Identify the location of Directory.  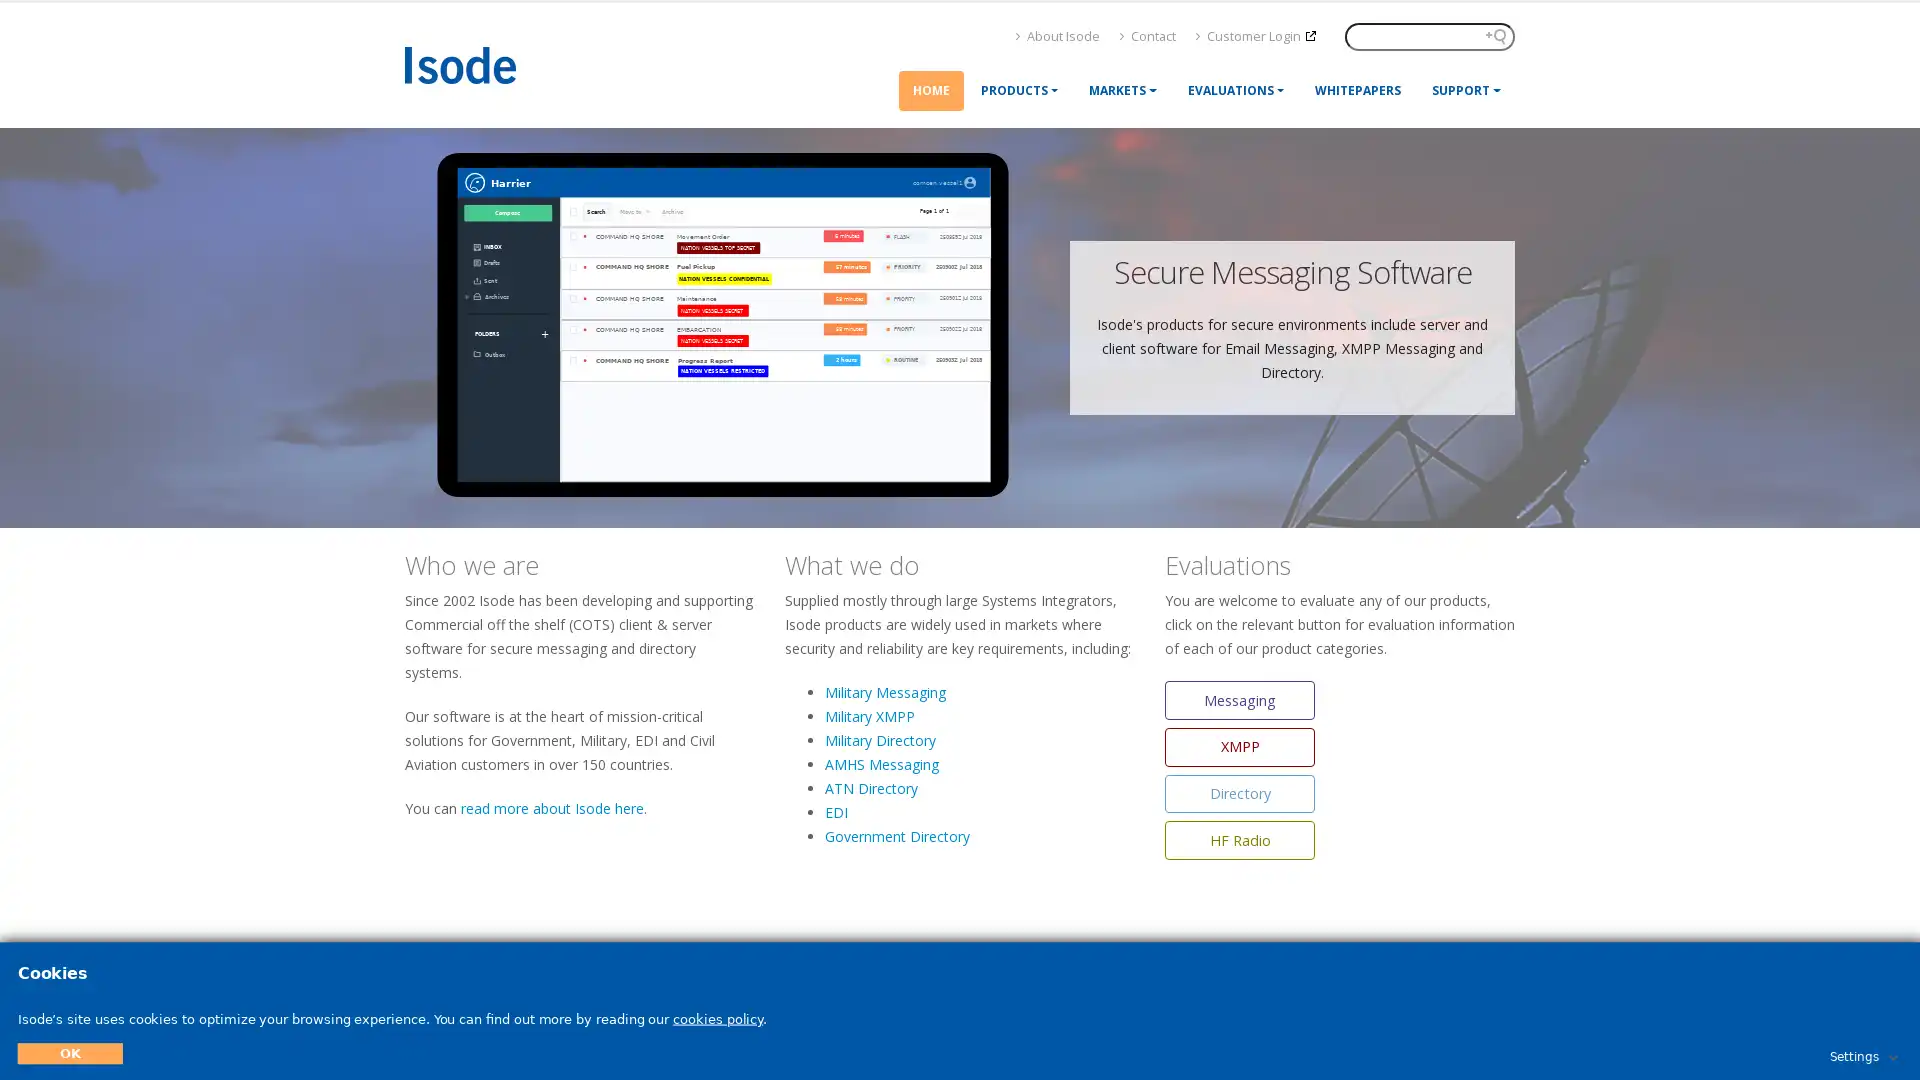
(1238, 792).